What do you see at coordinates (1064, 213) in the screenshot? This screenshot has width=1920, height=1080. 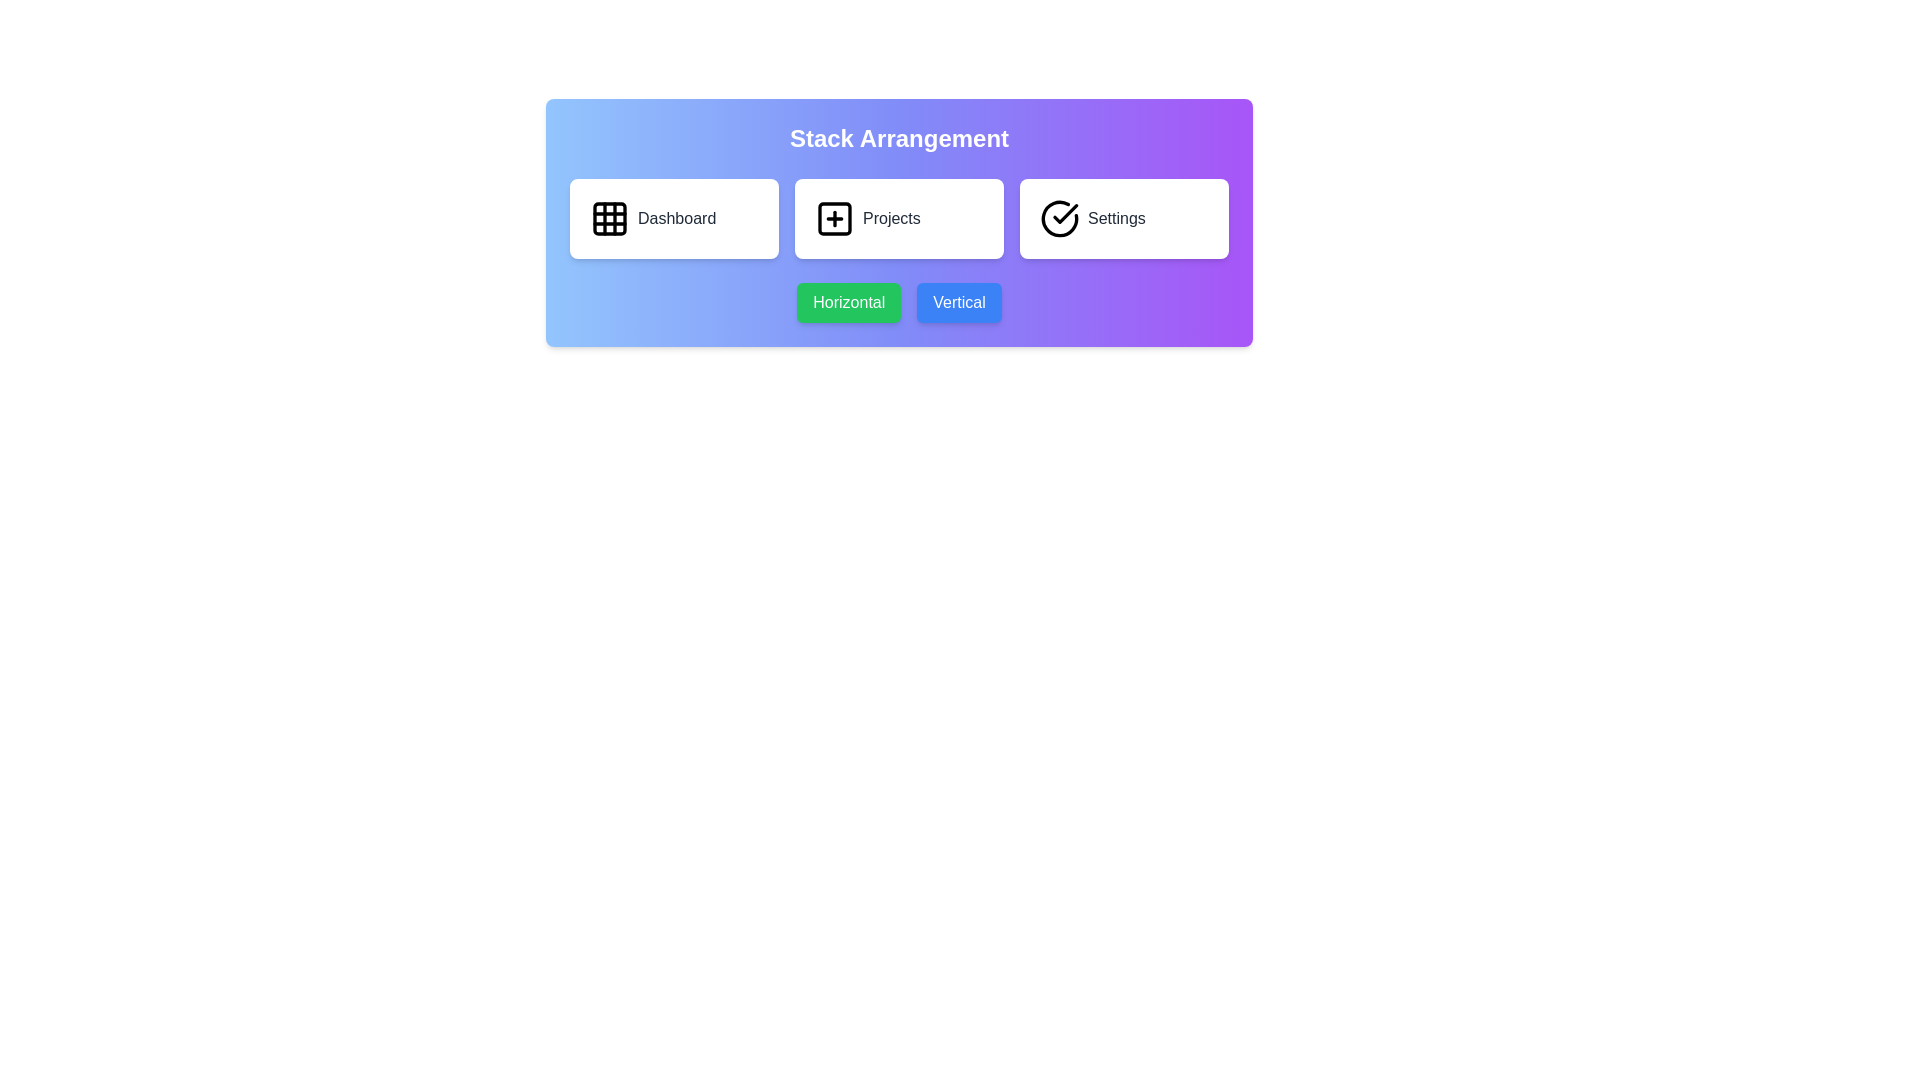 I see `the confirmation icon associated with the 'Settings' option located at the top-right of the interface` at bounding box center [1064, 213].